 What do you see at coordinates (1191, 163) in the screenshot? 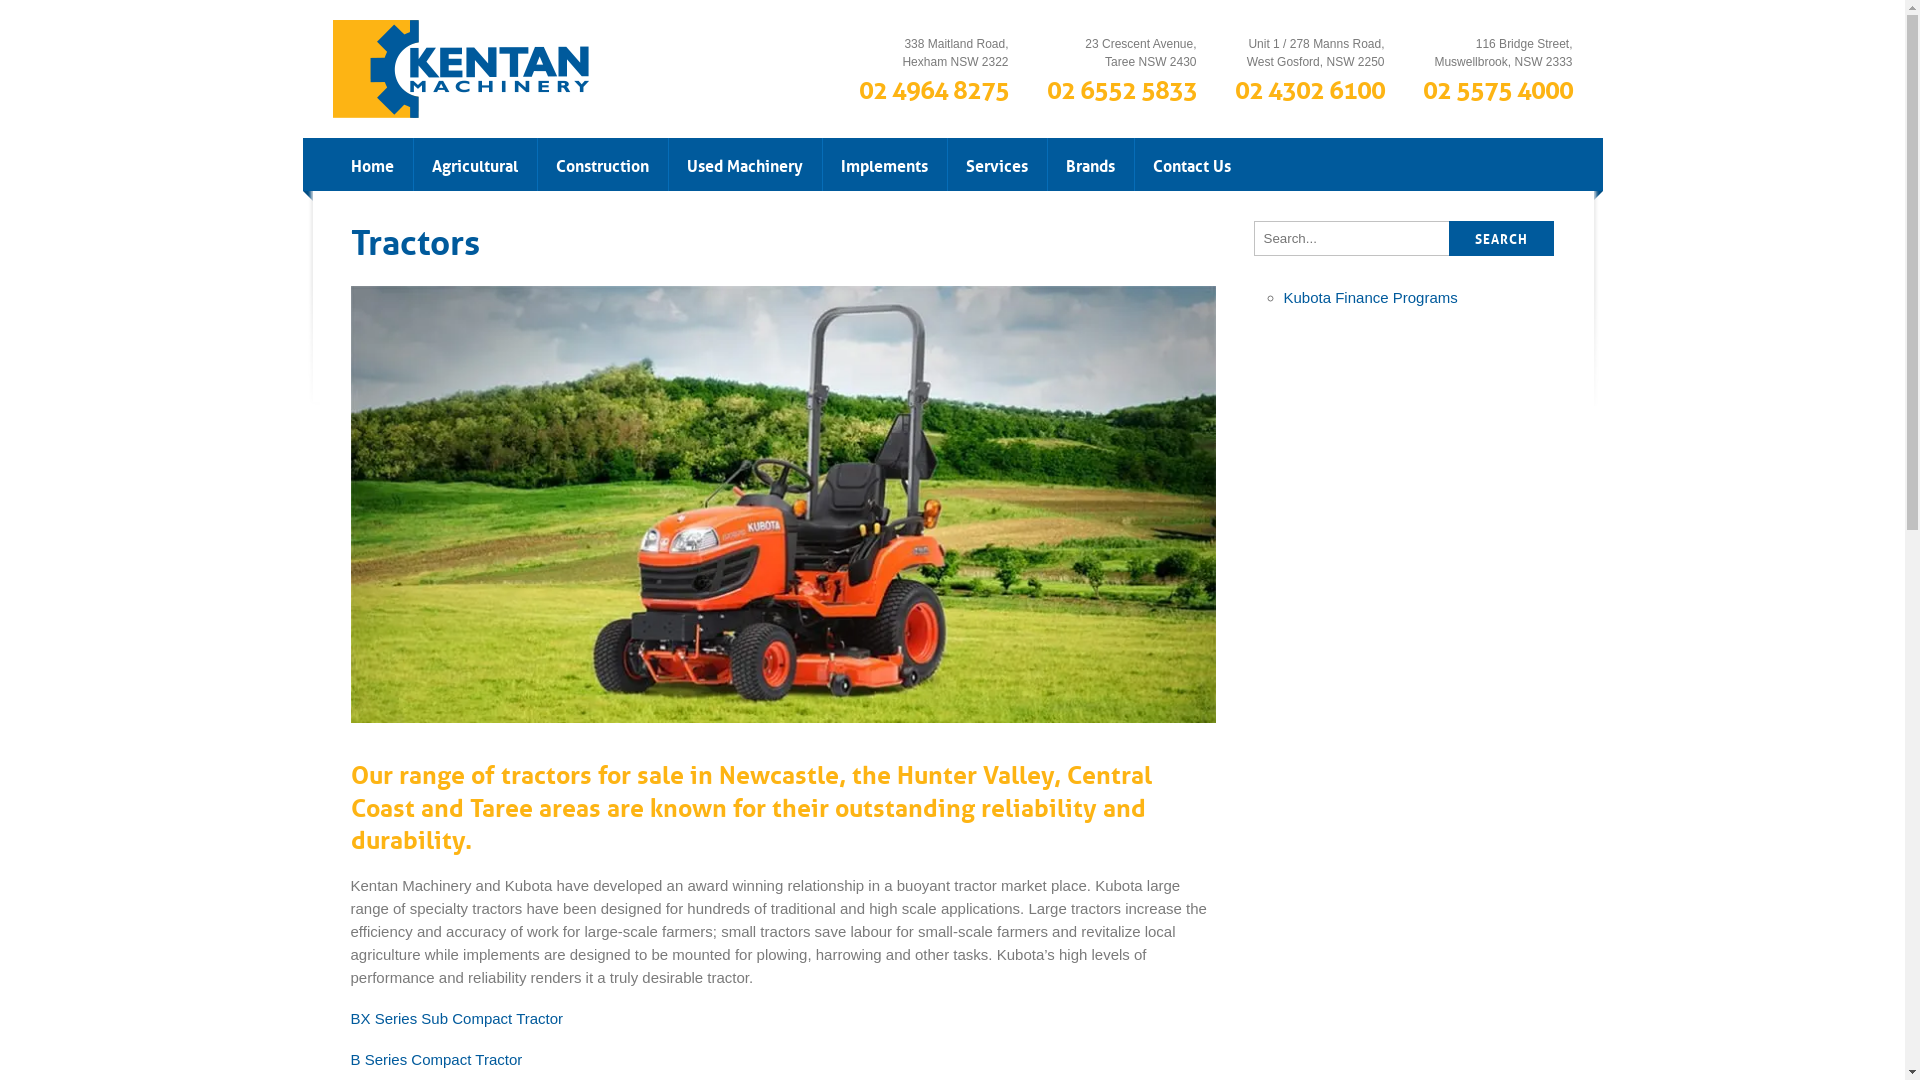
I see `'Contact Us'` at bounding box center [1191, 163].